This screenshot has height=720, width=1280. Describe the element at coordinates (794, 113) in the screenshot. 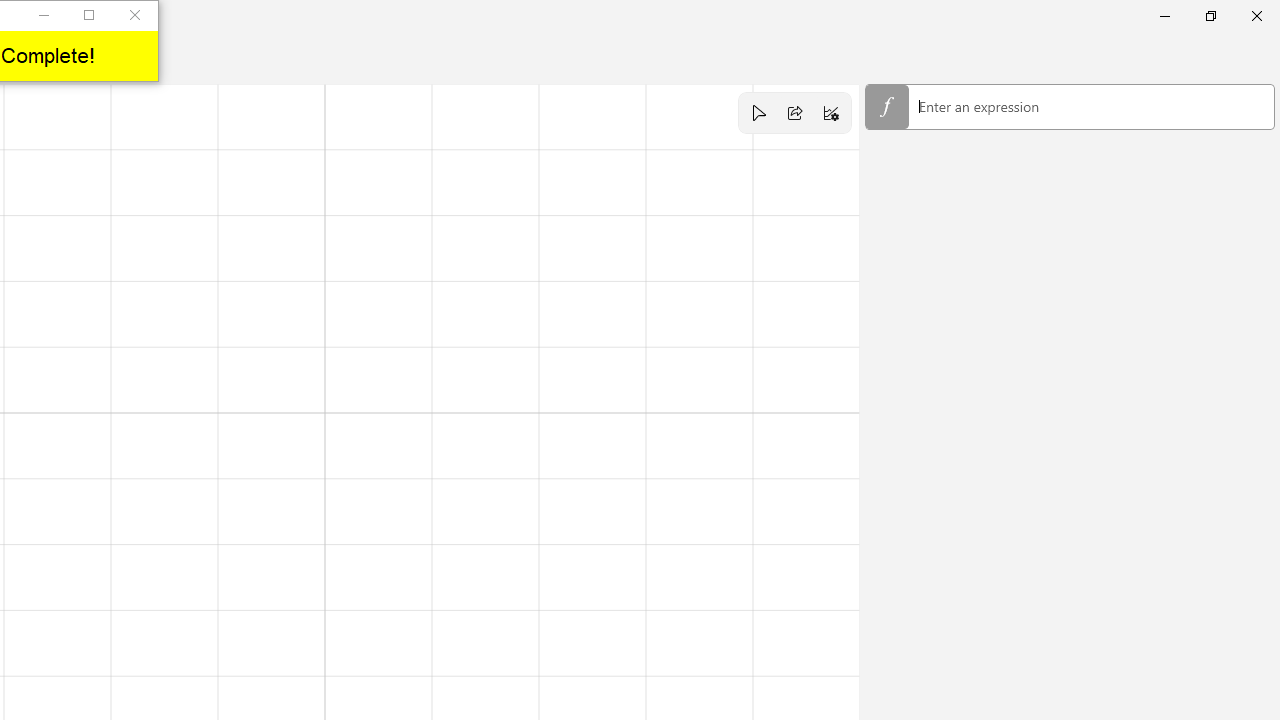

I see `'Share'` at that location.